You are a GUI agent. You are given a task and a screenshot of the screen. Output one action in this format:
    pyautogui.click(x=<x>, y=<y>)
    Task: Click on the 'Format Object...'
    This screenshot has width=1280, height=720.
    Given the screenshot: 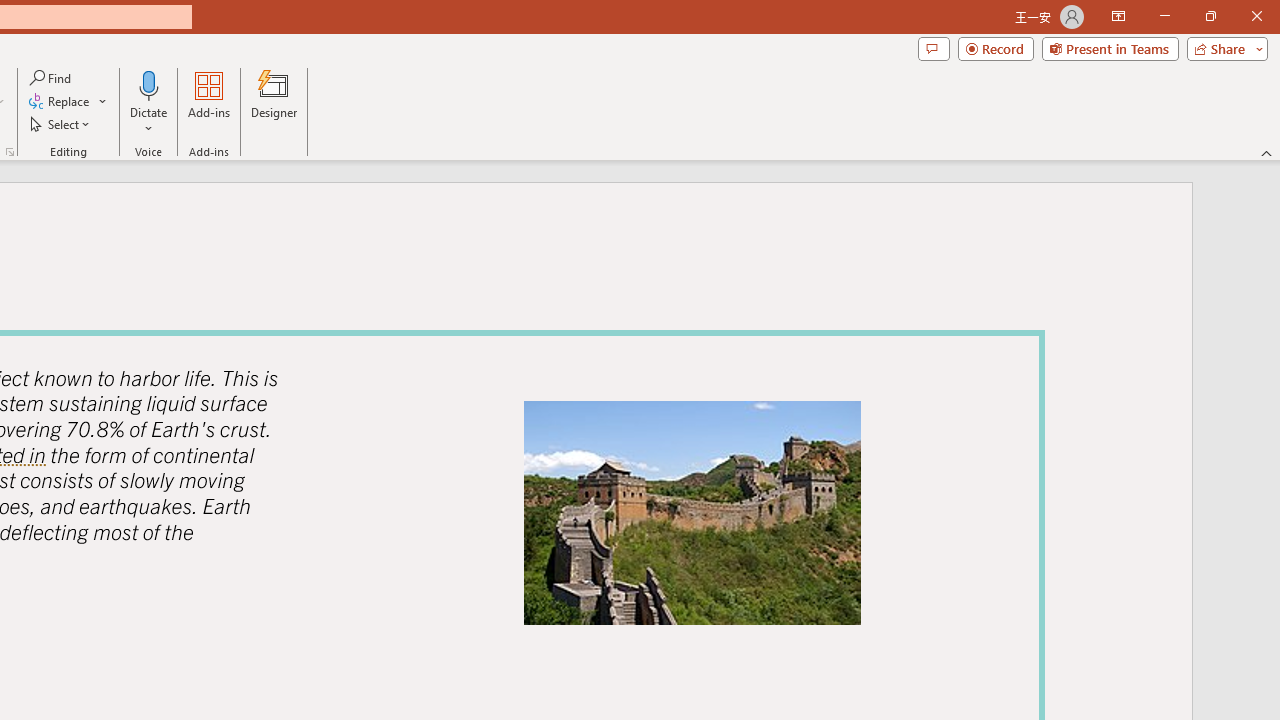 What is the action you would take?
    pyautogui.click(x=10, y=150)
    